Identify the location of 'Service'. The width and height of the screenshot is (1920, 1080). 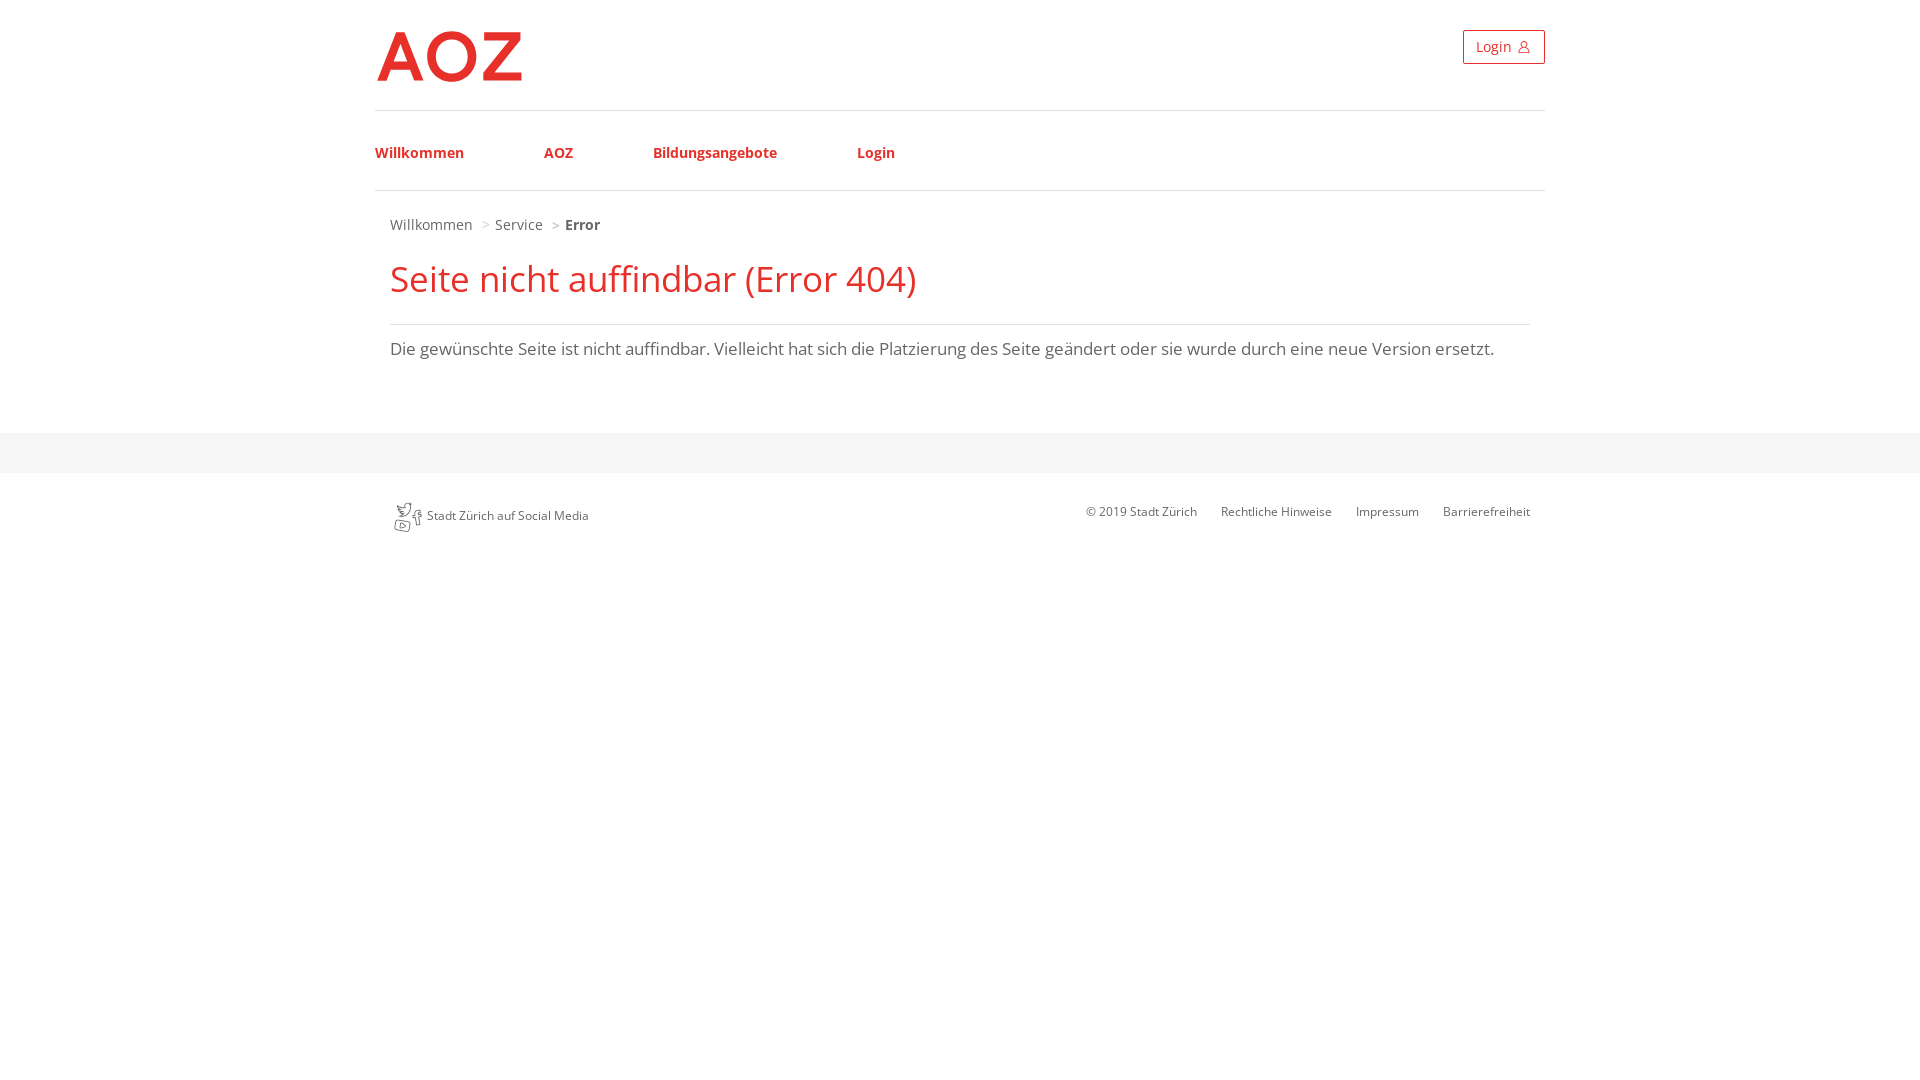
(518, 224).